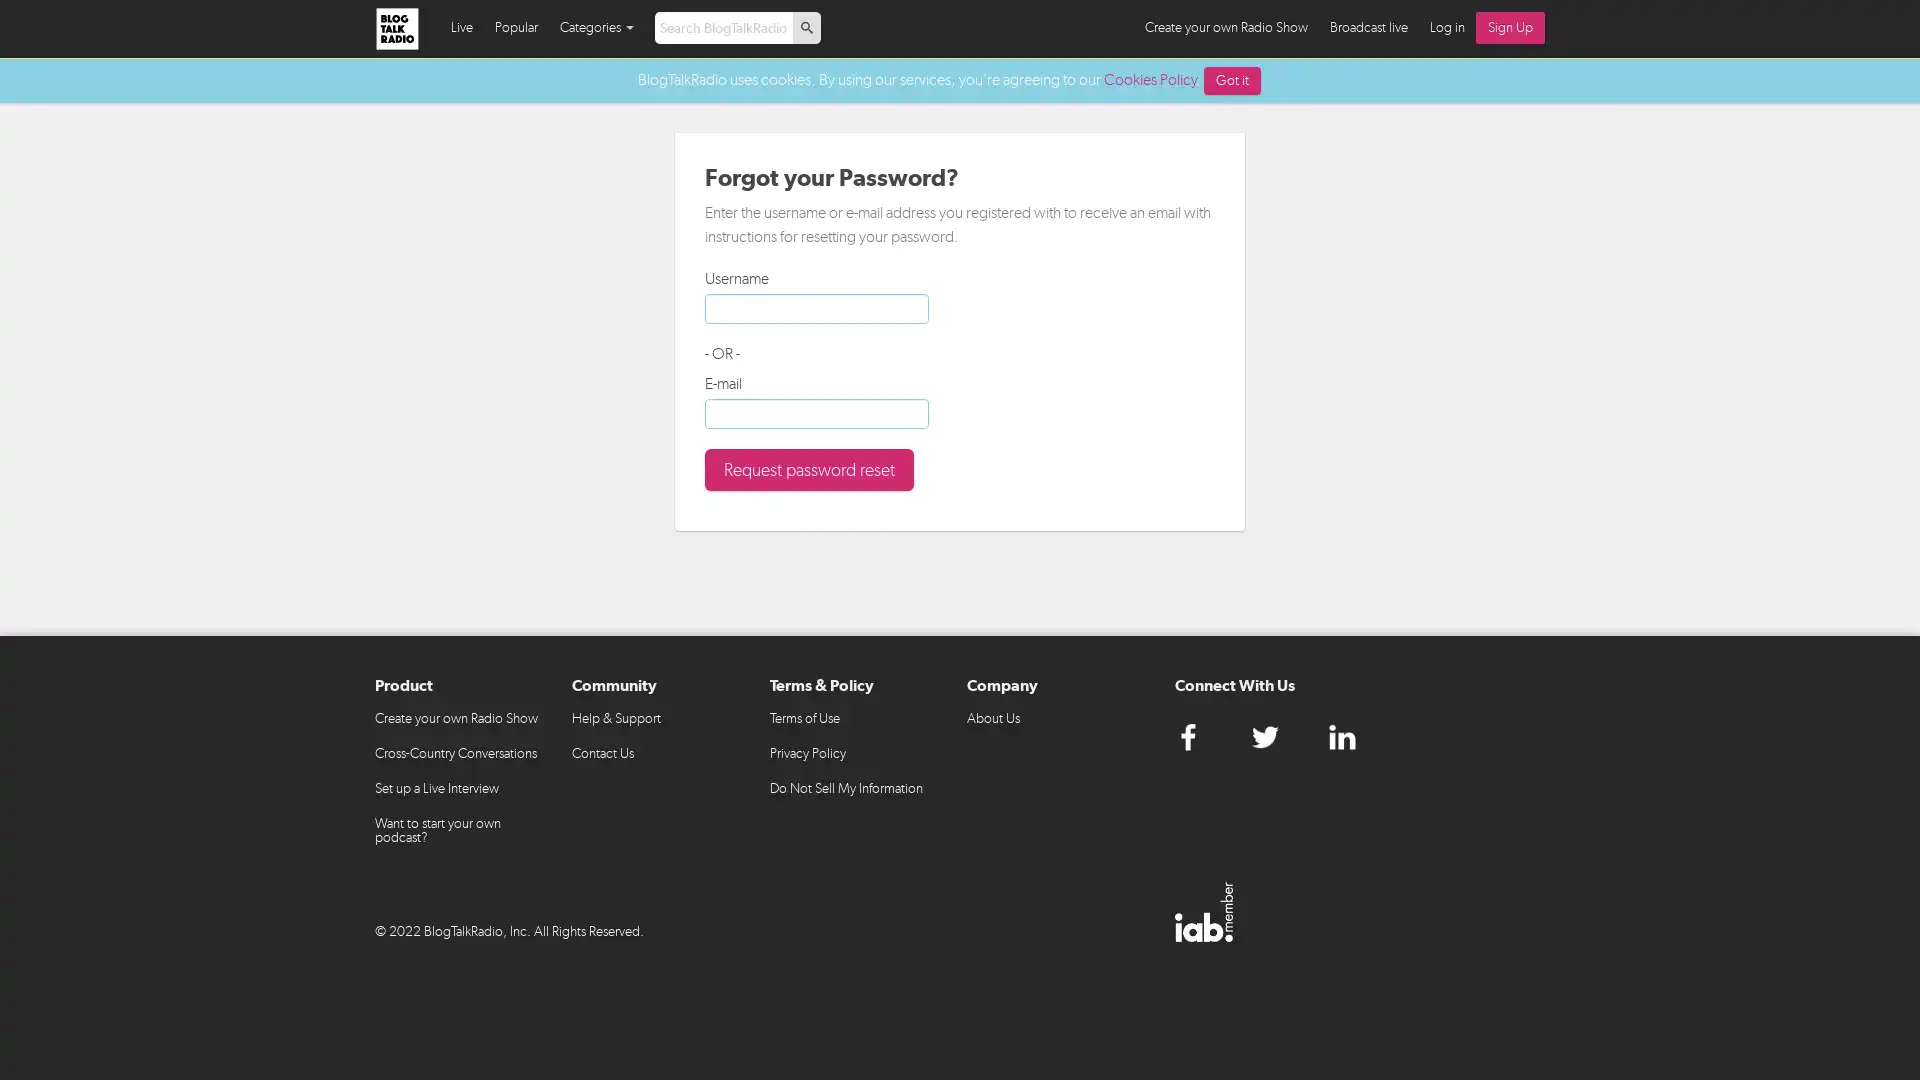 The height and width of the screenshot is (1080, 1920). Describe the element at coordinates (806, 27) in the screenshot. I see `p` at that location.